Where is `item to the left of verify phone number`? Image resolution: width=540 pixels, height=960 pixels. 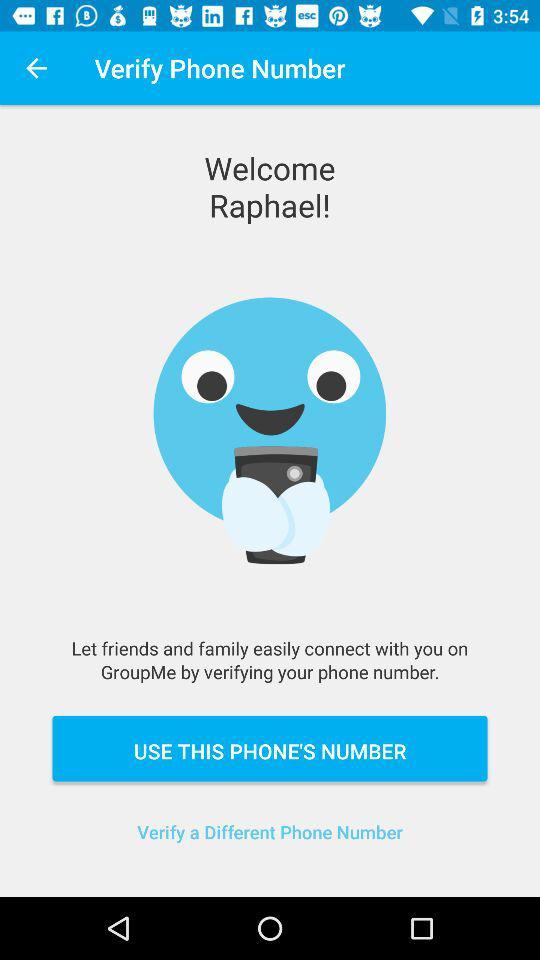 item to the left of verify phone number is located at coordinates (36, 68).